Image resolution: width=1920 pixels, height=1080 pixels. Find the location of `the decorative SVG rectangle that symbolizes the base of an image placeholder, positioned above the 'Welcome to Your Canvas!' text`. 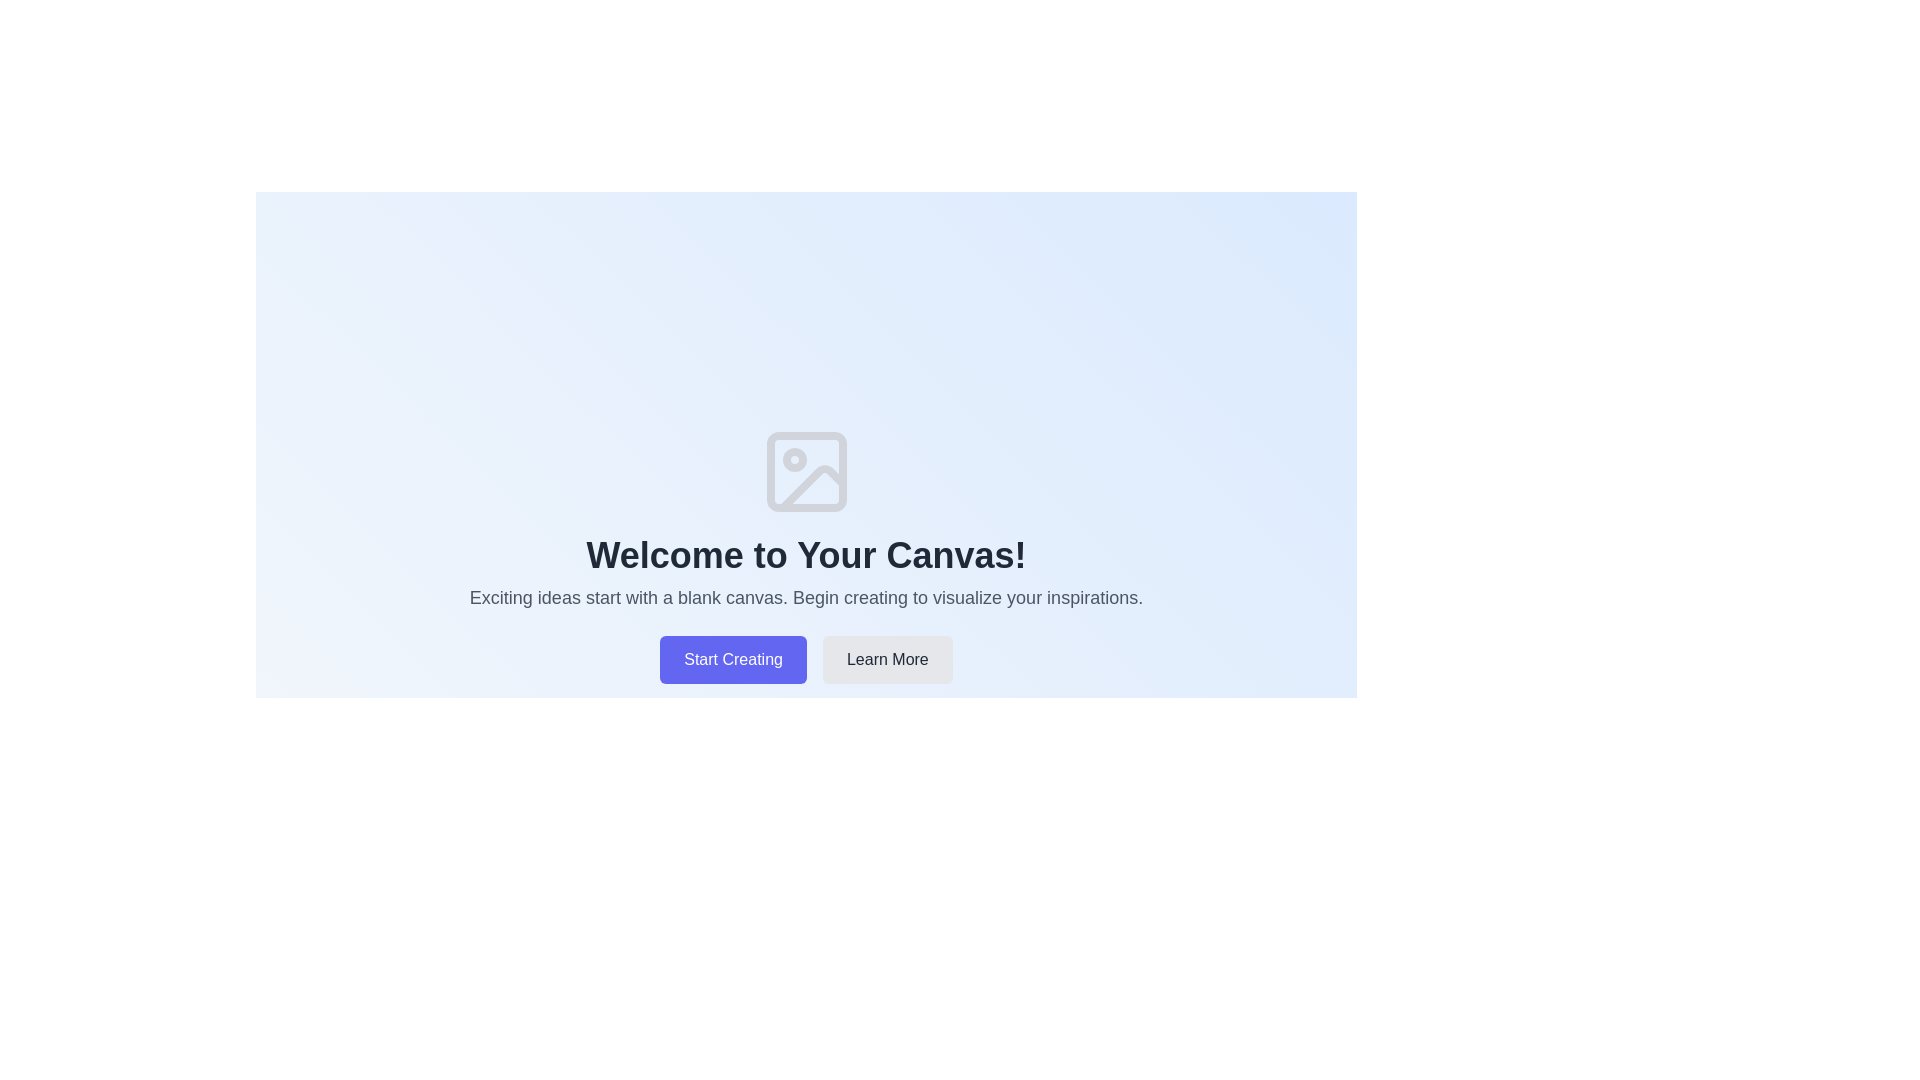

the decorative SVG rectangle that symbolizes the base of an image placeholder, positioned above the 'Welcome to Your Canvas!' text is located at coordinates (806, 471).